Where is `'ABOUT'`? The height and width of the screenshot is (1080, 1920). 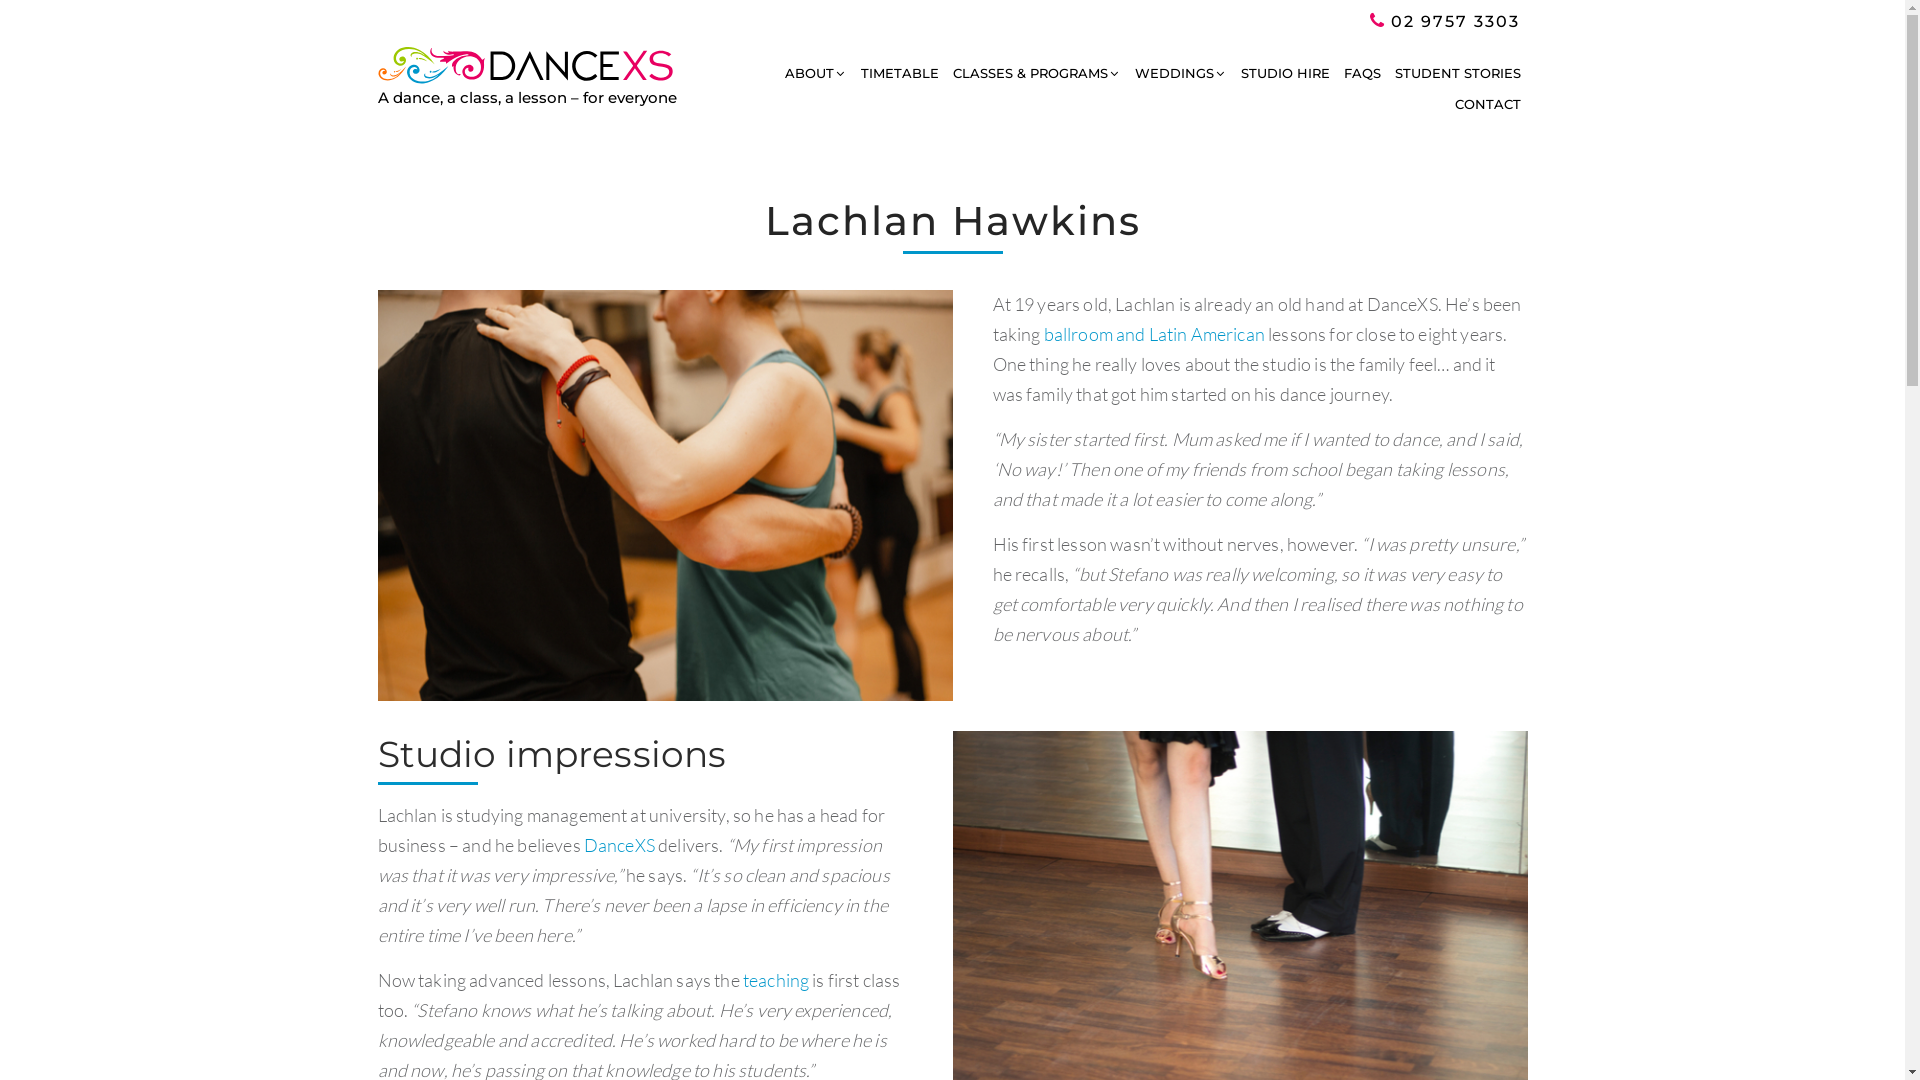
'ABOUT' is located at coordinates (816, 73).